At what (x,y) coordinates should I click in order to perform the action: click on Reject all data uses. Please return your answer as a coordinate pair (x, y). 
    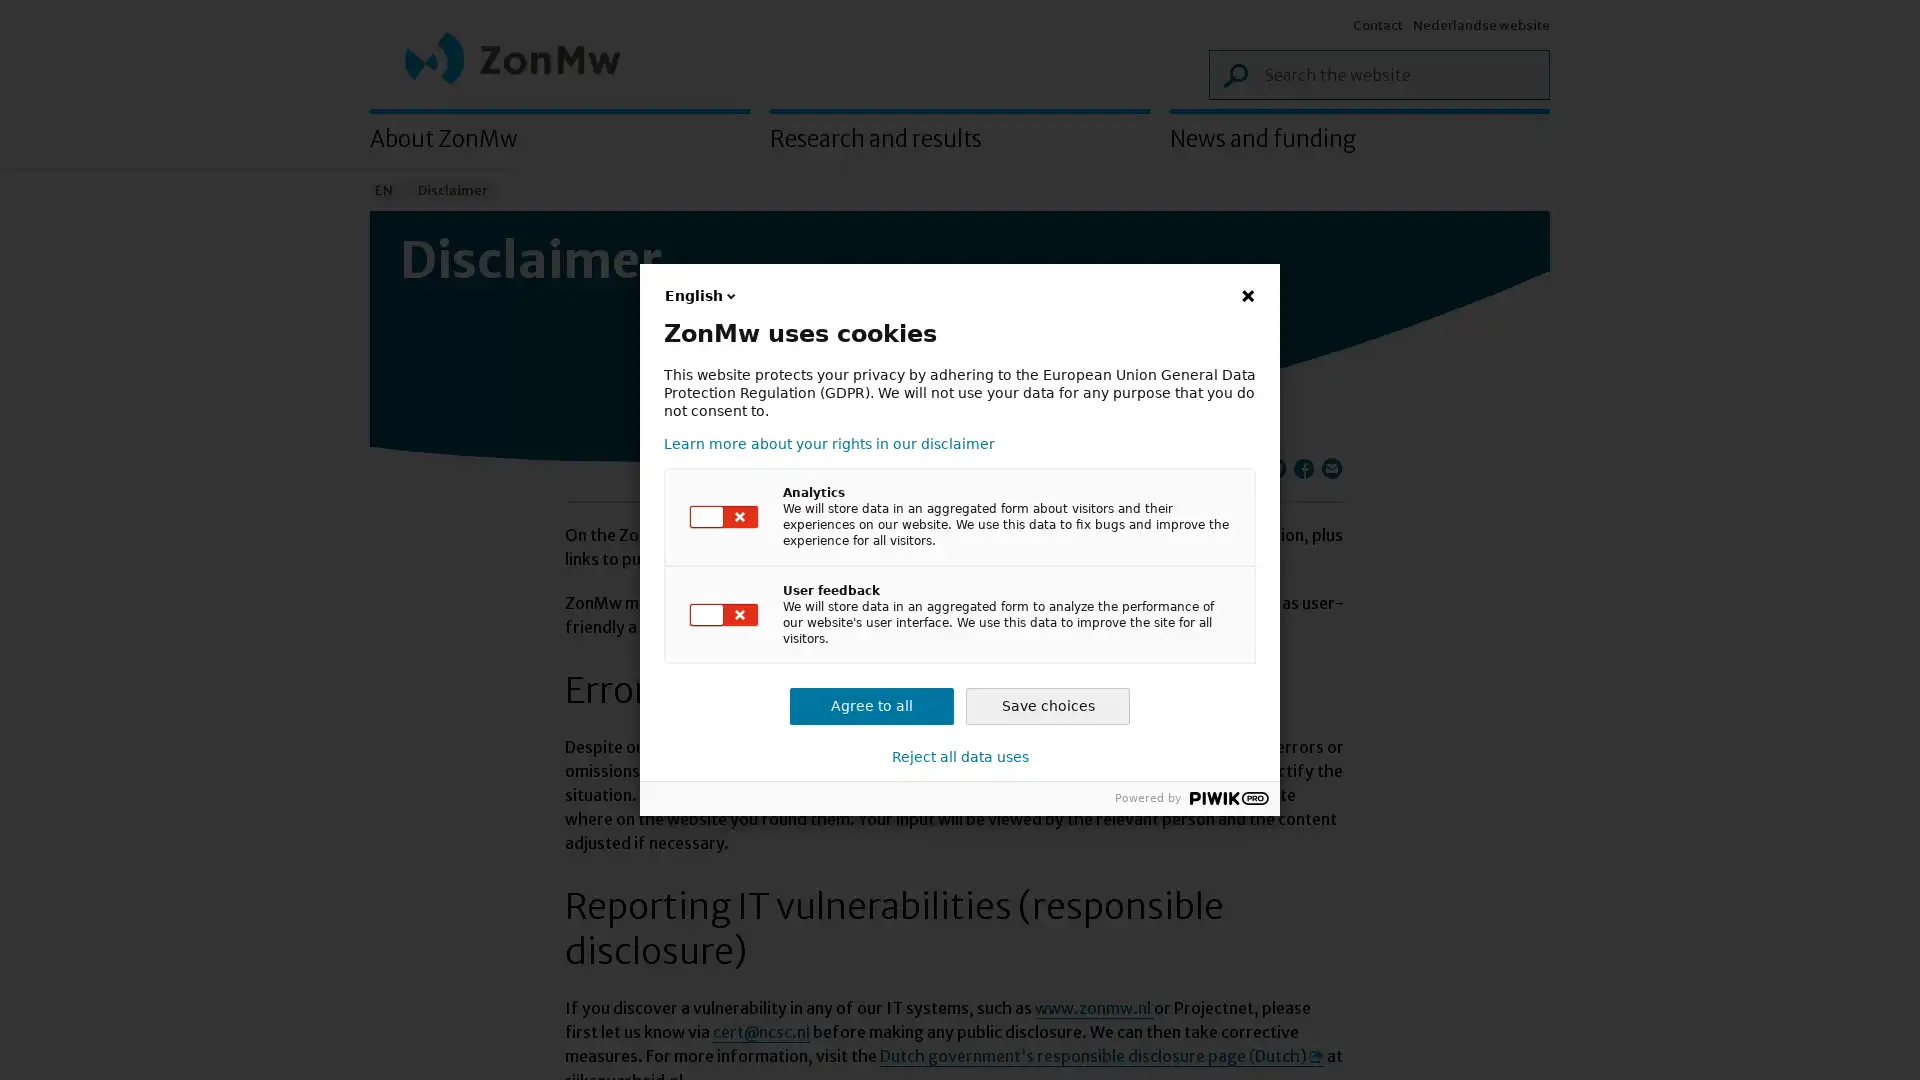
    Looking at the image, I should click on (958, 756).